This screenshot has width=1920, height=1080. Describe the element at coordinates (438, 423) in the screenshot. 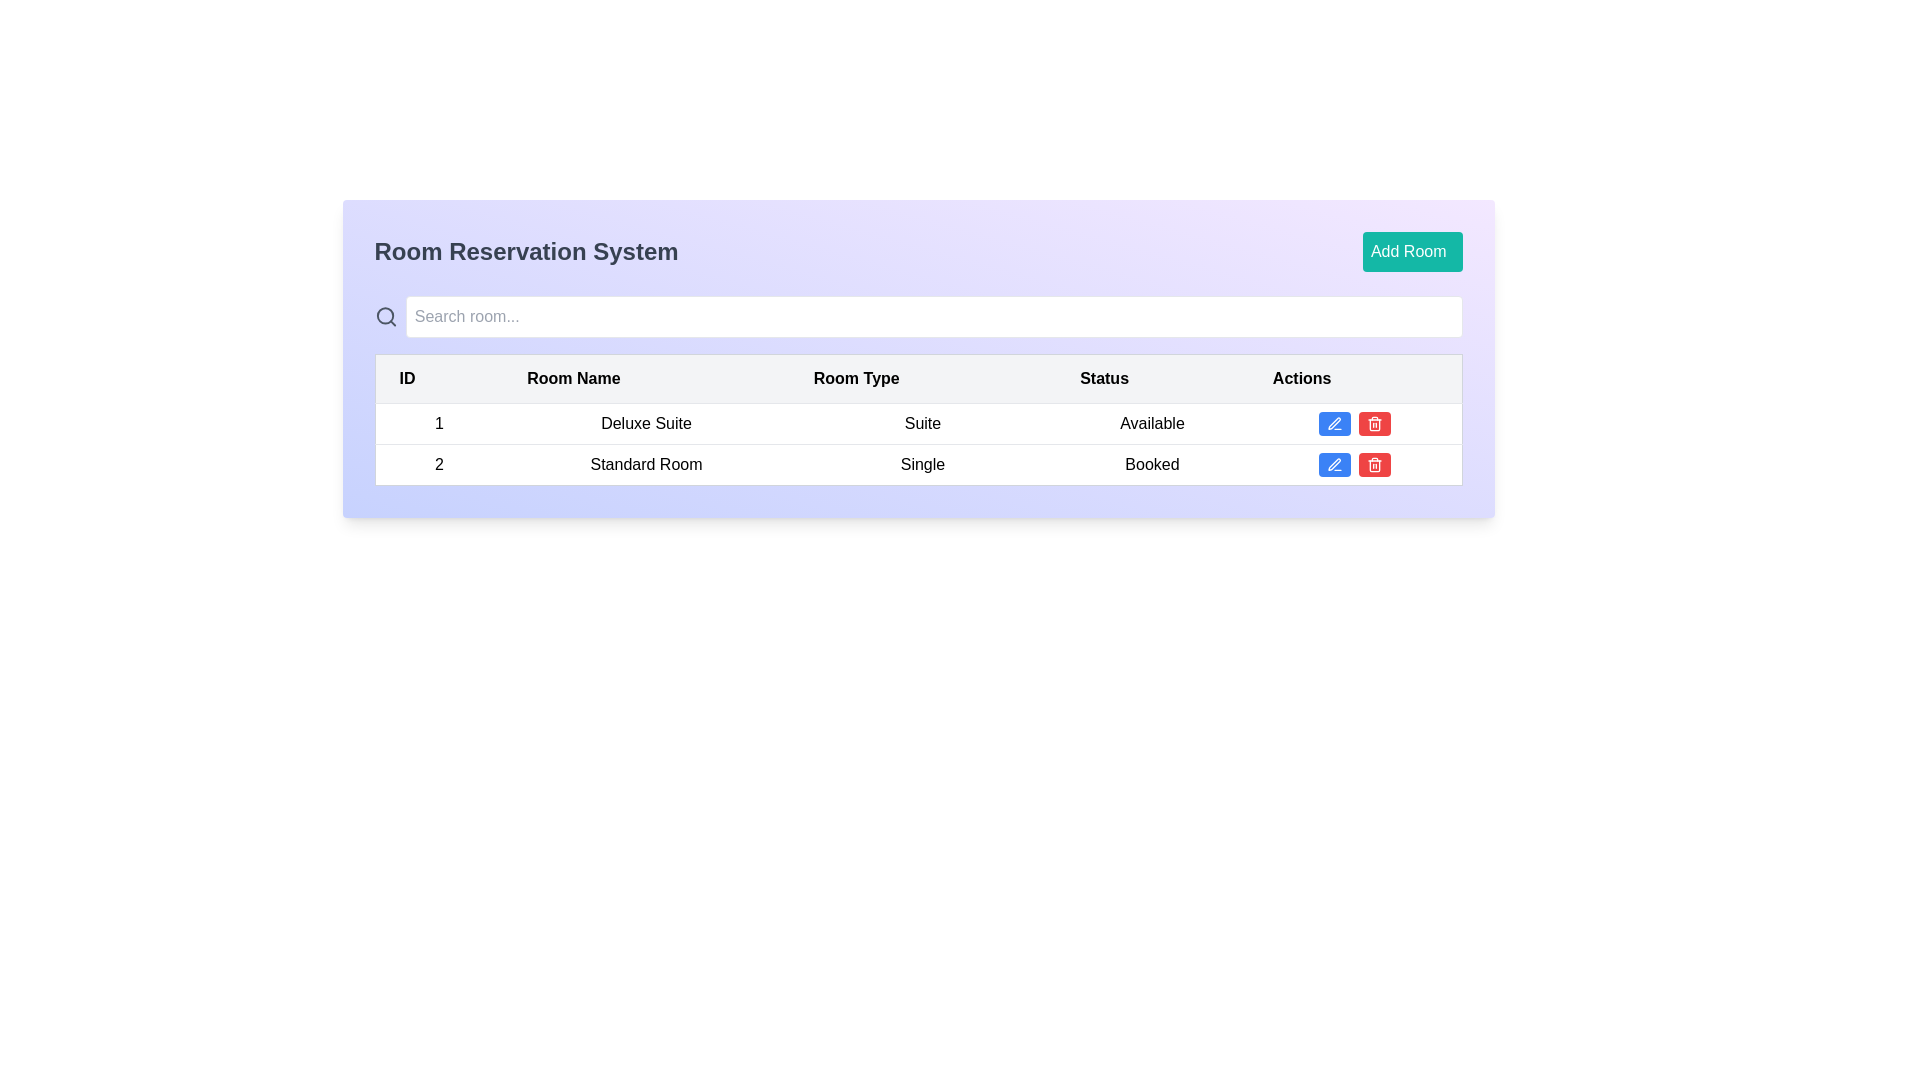

I see `the minimalistic text element displaying the number '1' that aligns with the 'ID' column in the room details table` at that location.